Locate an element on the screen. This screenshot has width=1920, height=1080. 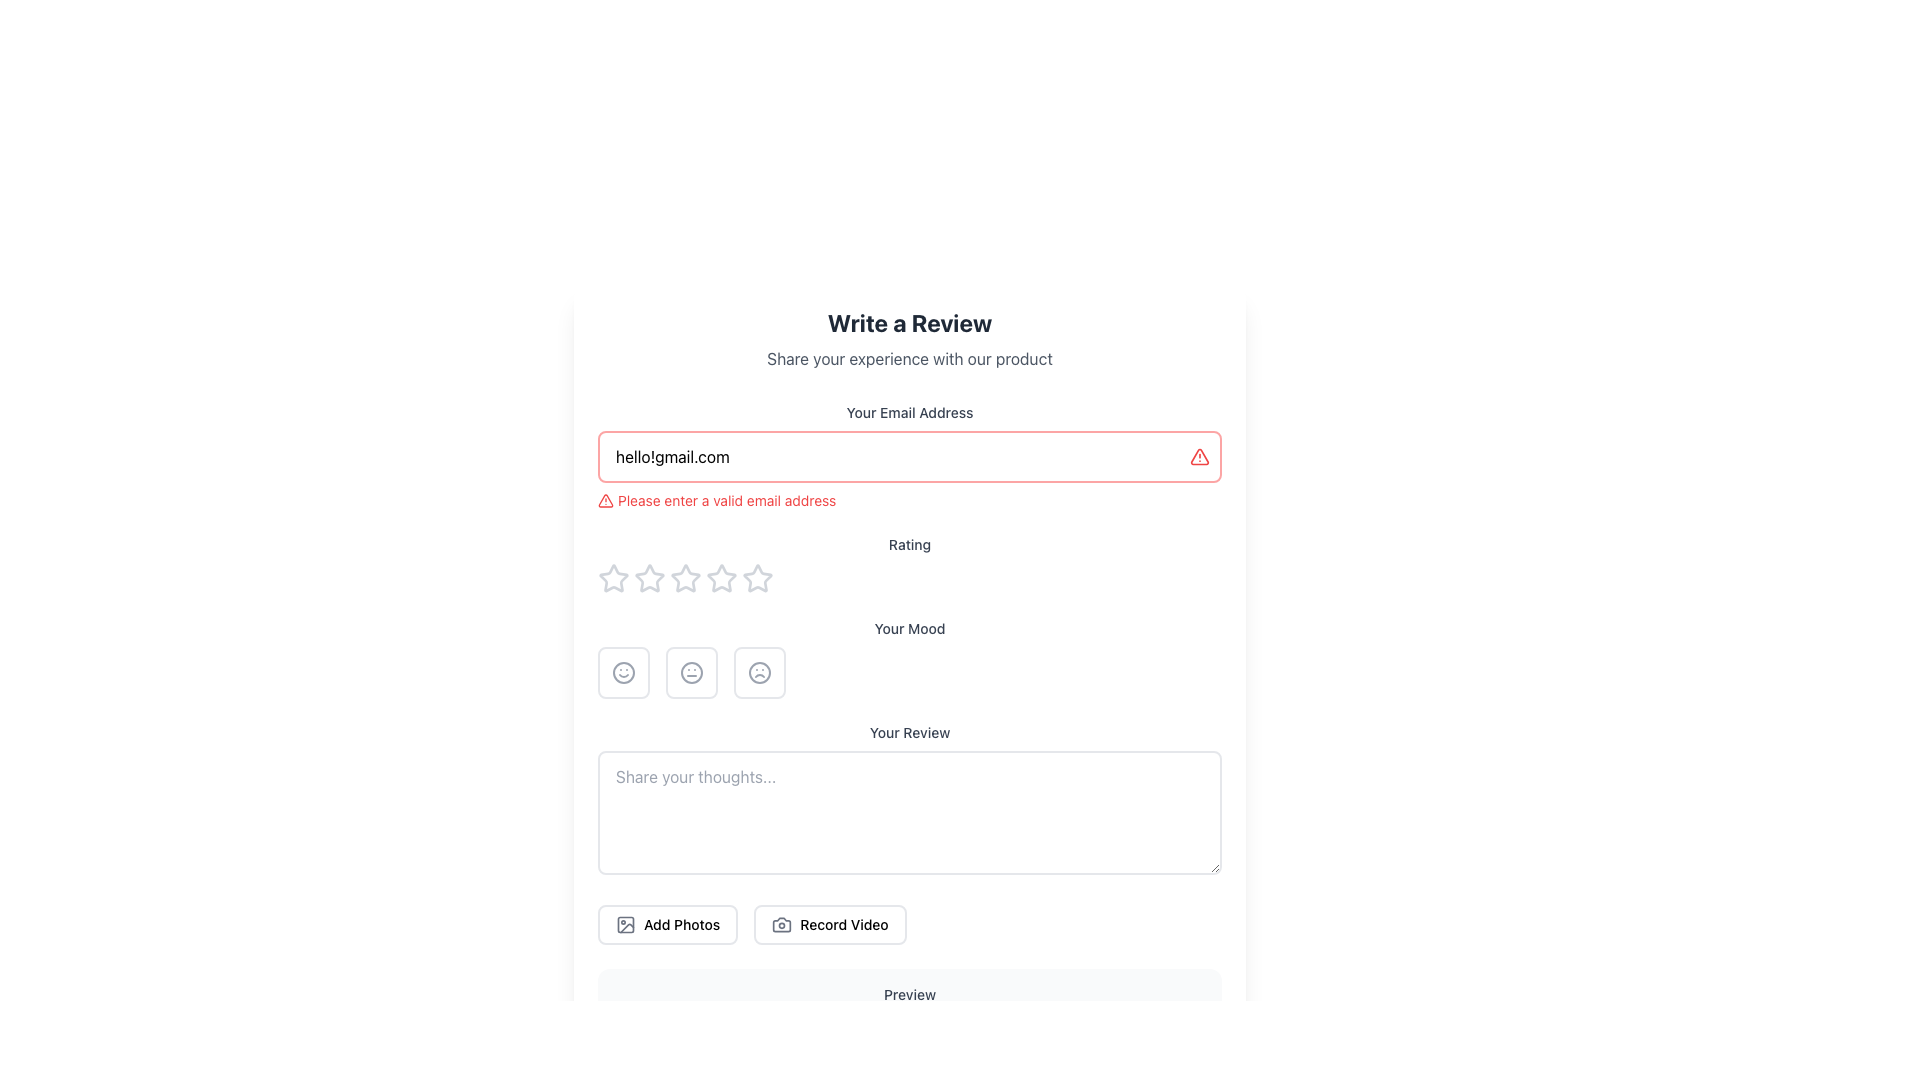
the text label styled in a small font size and medium weight, with a gray color, located at the bottom of its section, directly above the content section labeled 'Your review will appear here...' is located at coordinates (909, 995).